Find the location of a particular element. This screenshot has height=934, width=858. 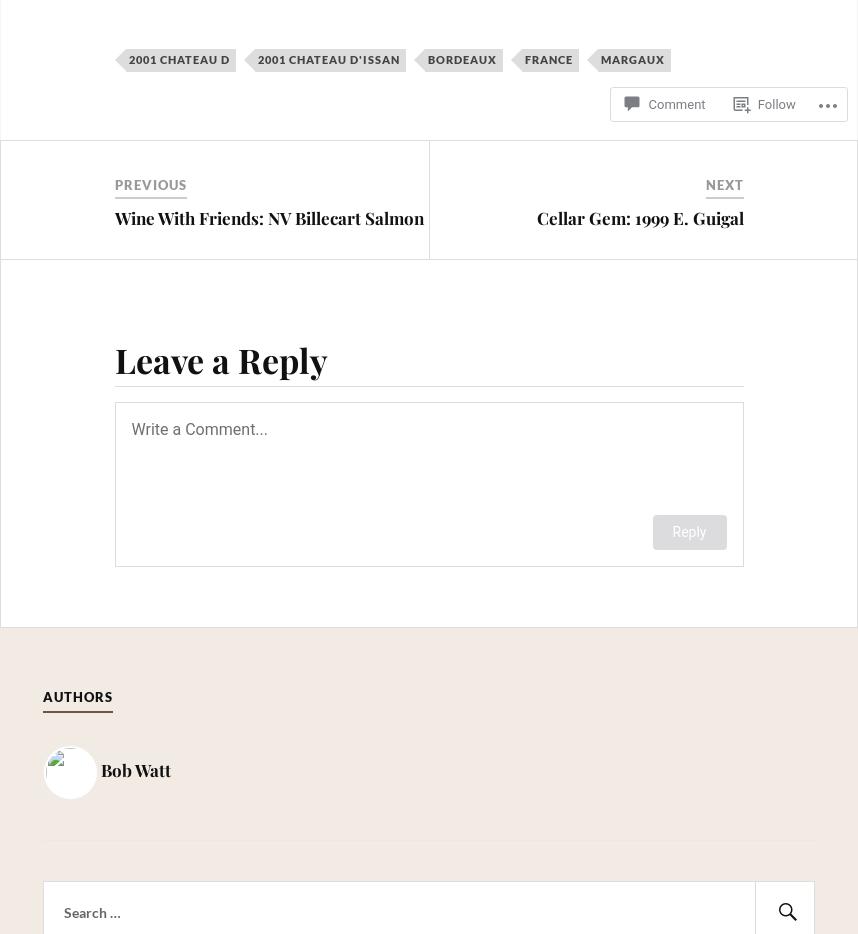

'2001 Chateau D' is located at coordinates (178, 59).